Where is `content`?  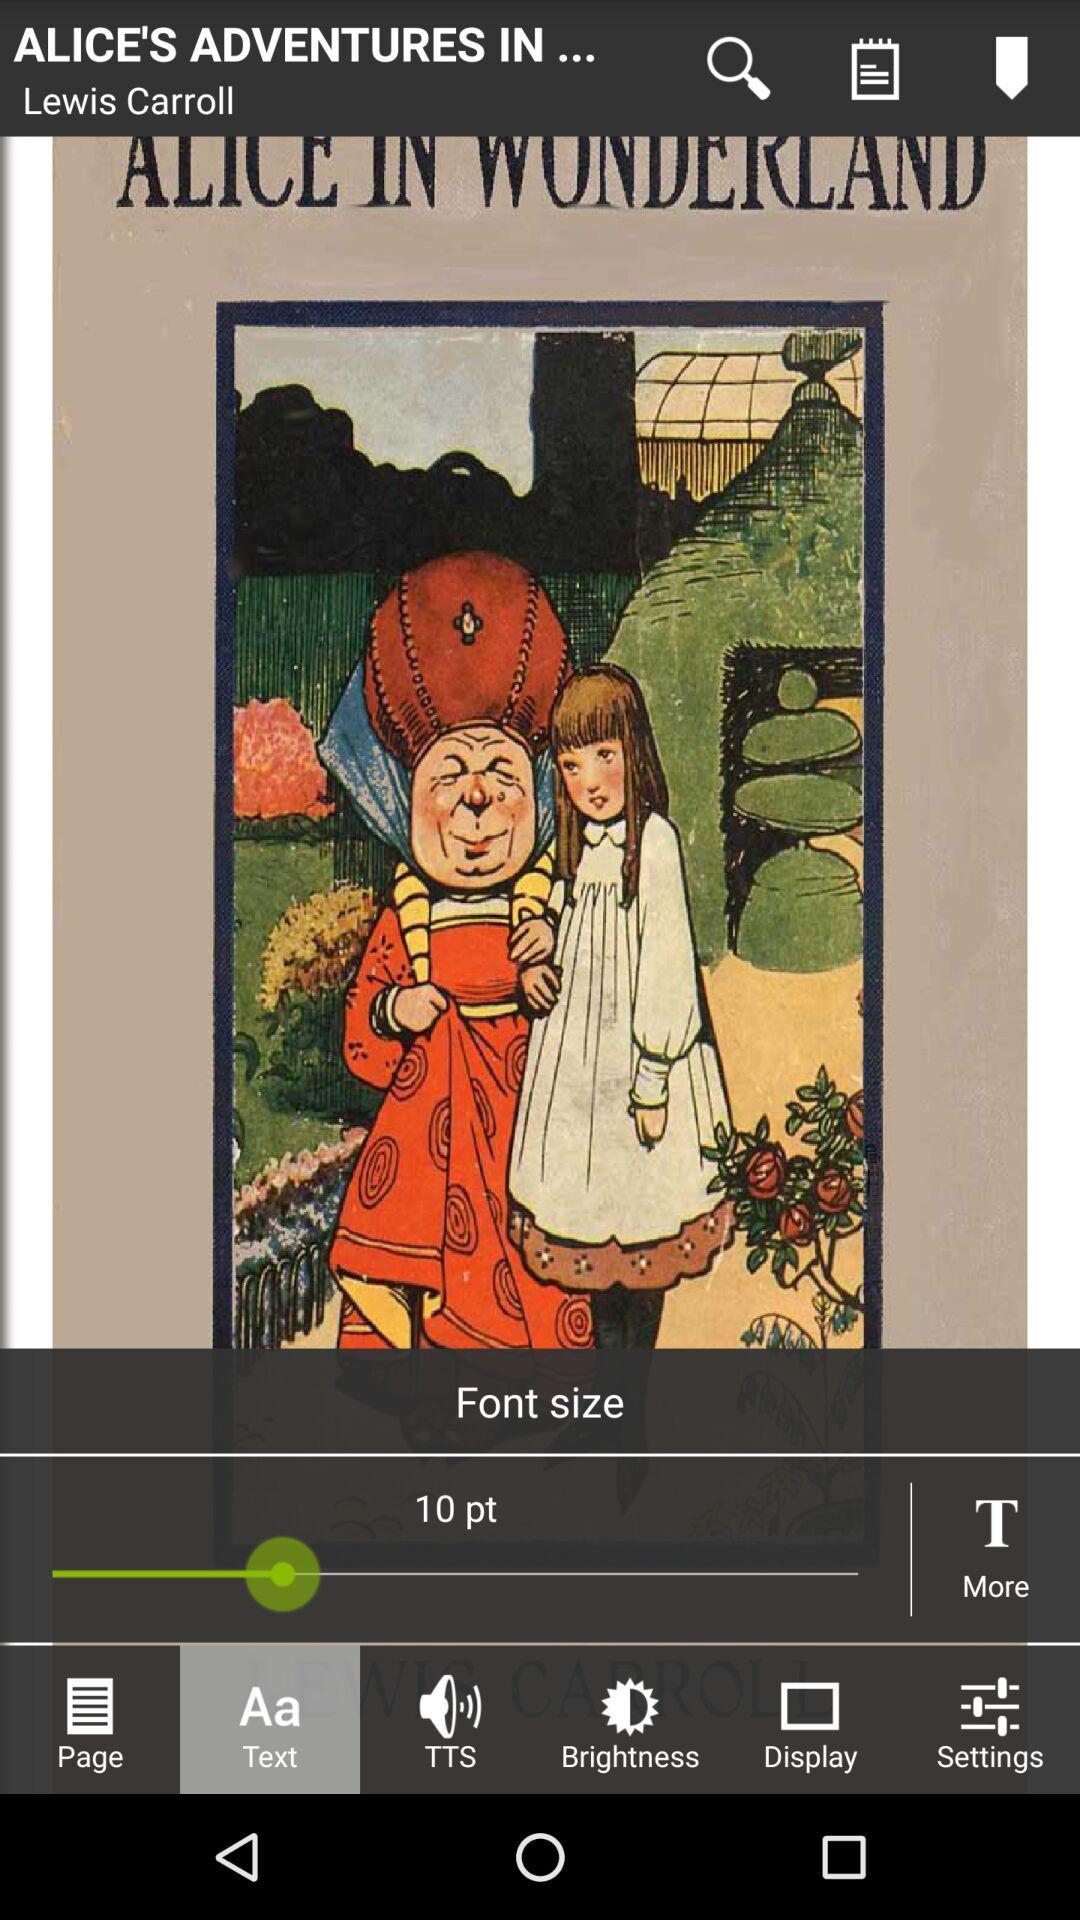
content is located at coordinates (1011, 68).